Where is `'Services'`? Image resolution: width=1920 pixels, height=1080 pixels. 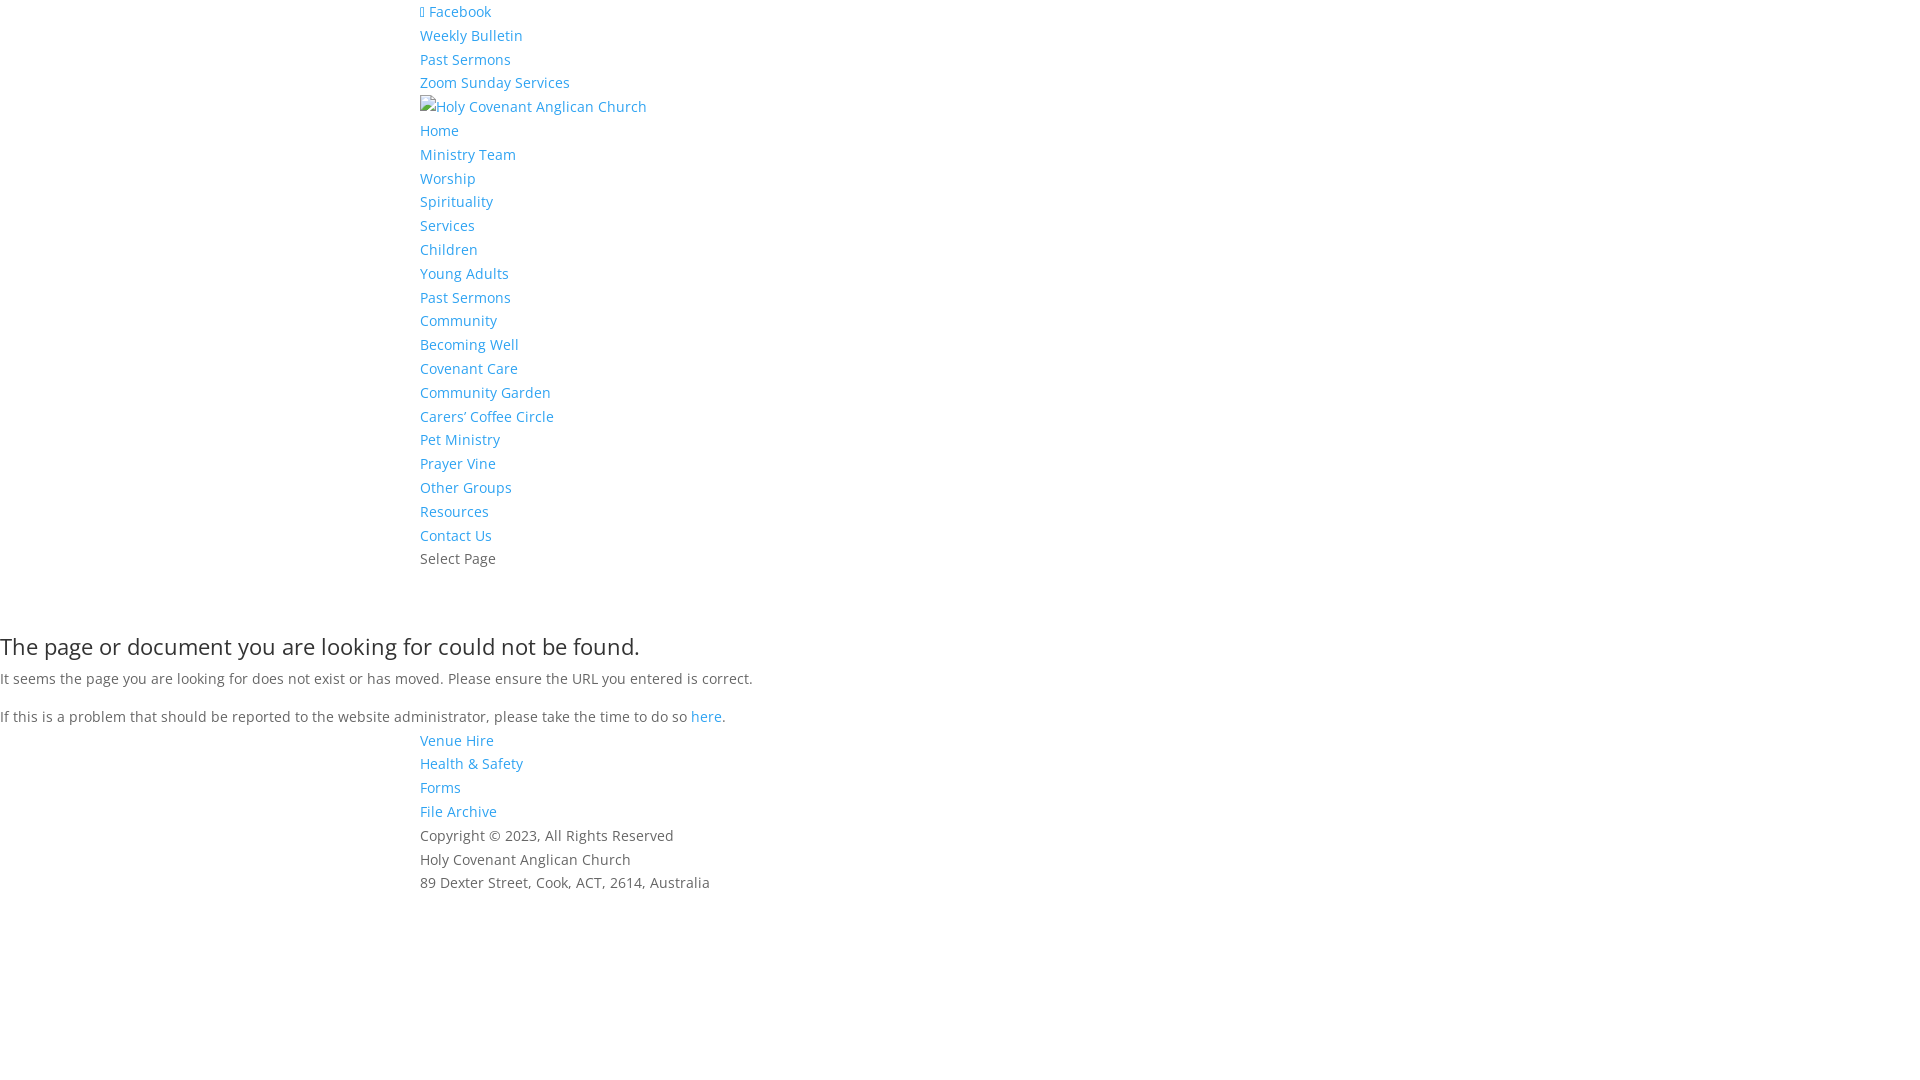 'Services' is located at coordinates (446, 225).